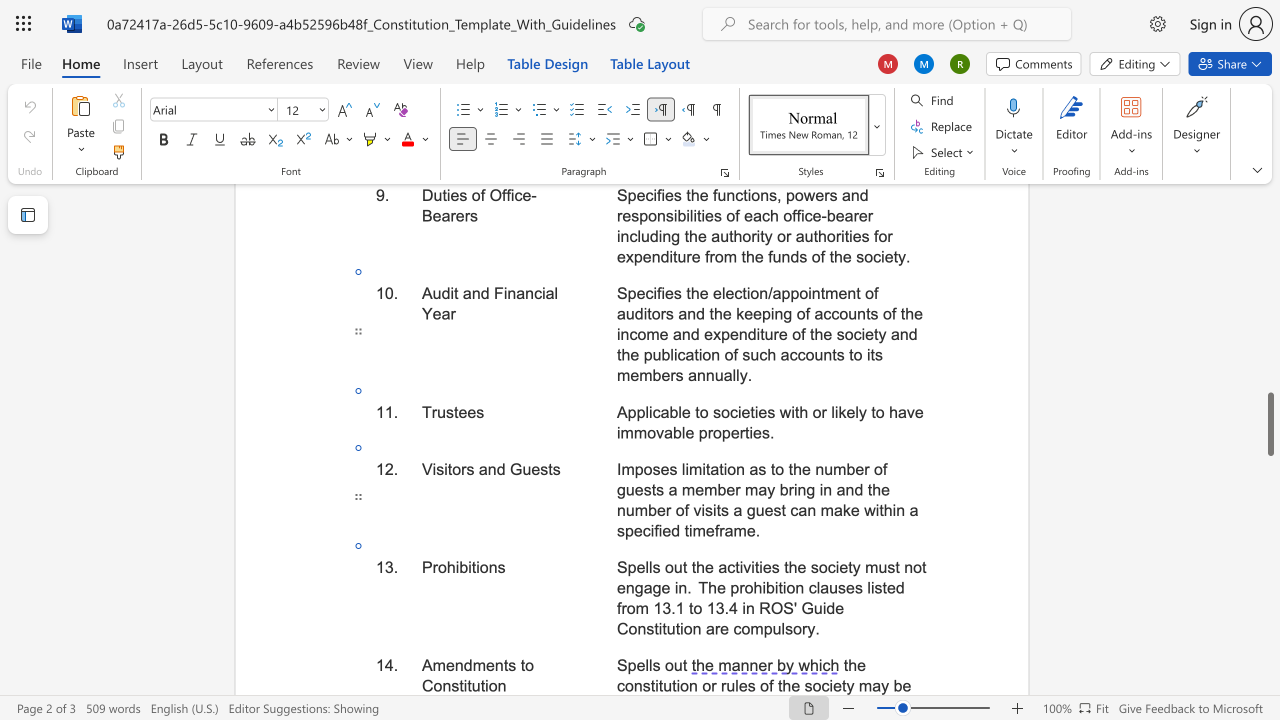  I want to click on the space between the continuous character "t" and "s" in the text, so click(509, 665).